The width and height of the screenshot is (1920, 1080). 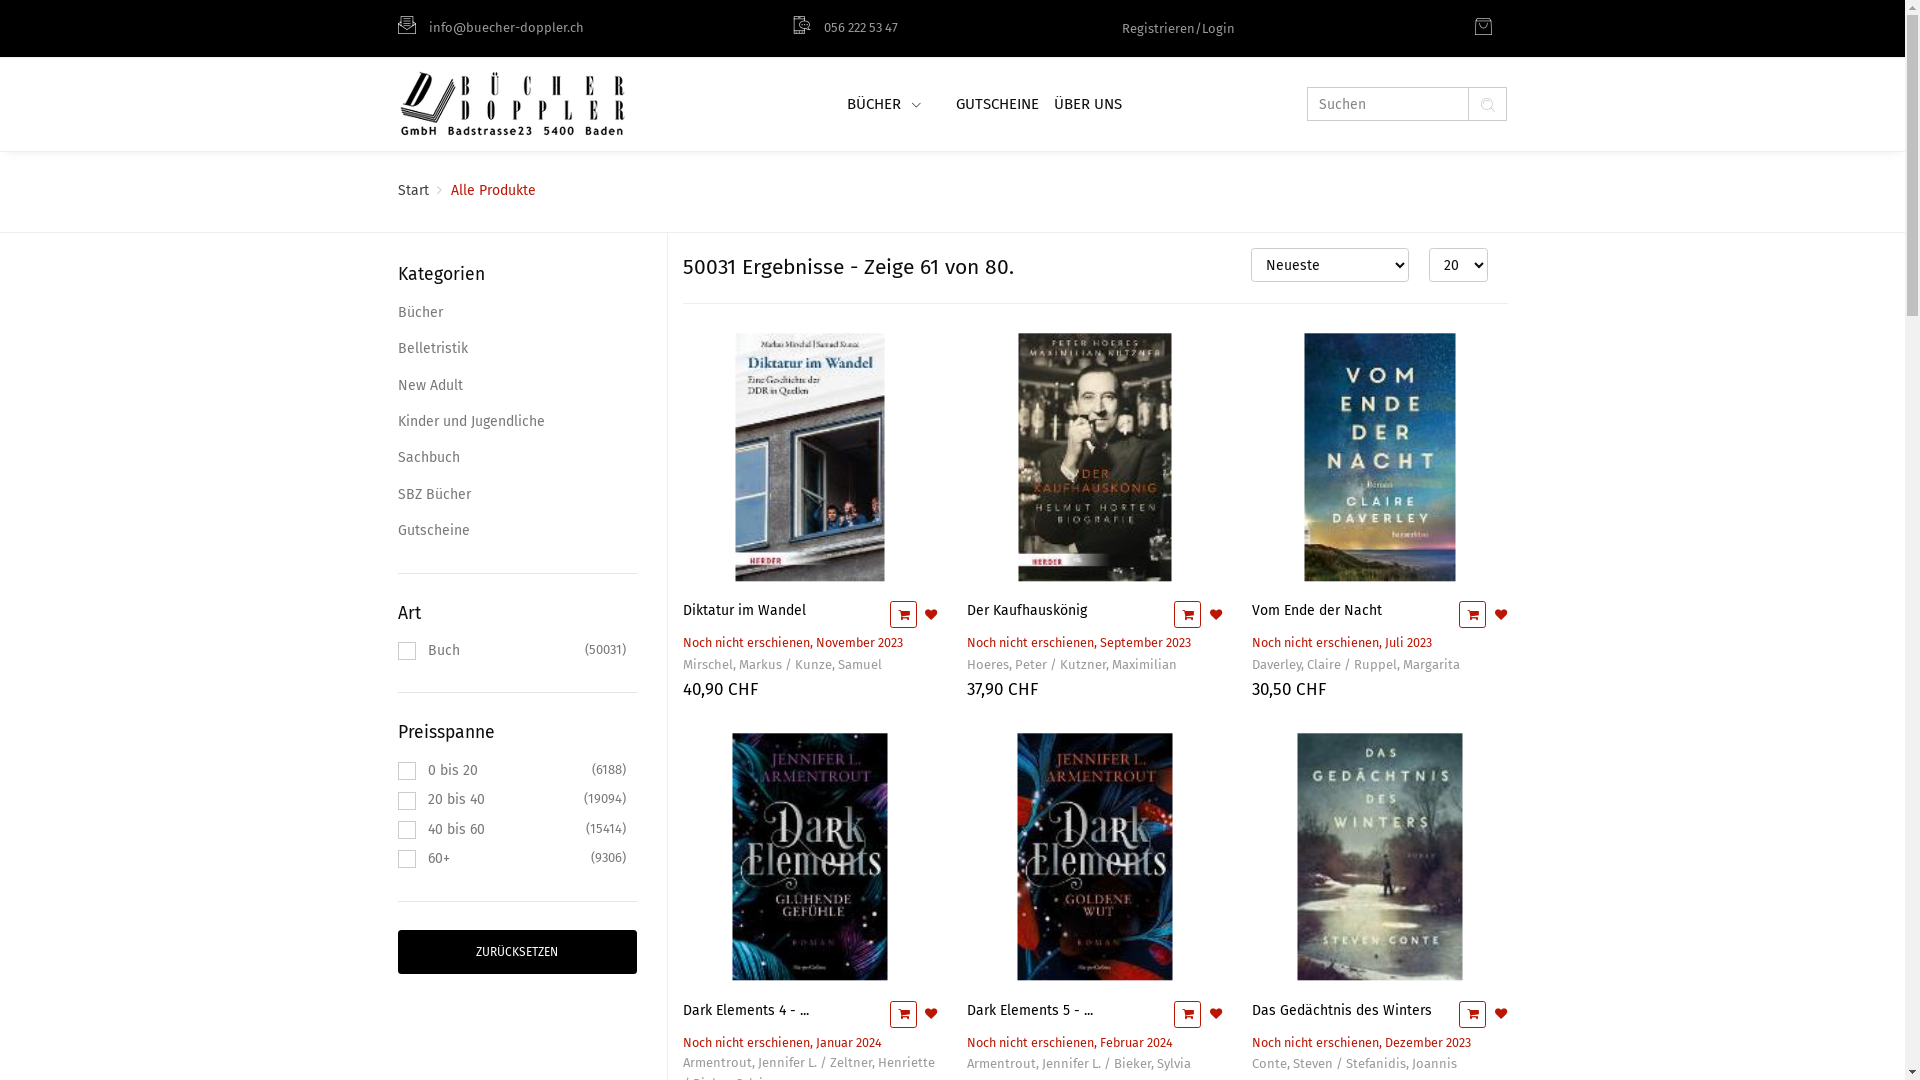 What do you see at coordinates (681, 665) in the screenshot?
I see `'Mirschel, Markus / Kunze, Samuel'` at bounding box center [681, 665].